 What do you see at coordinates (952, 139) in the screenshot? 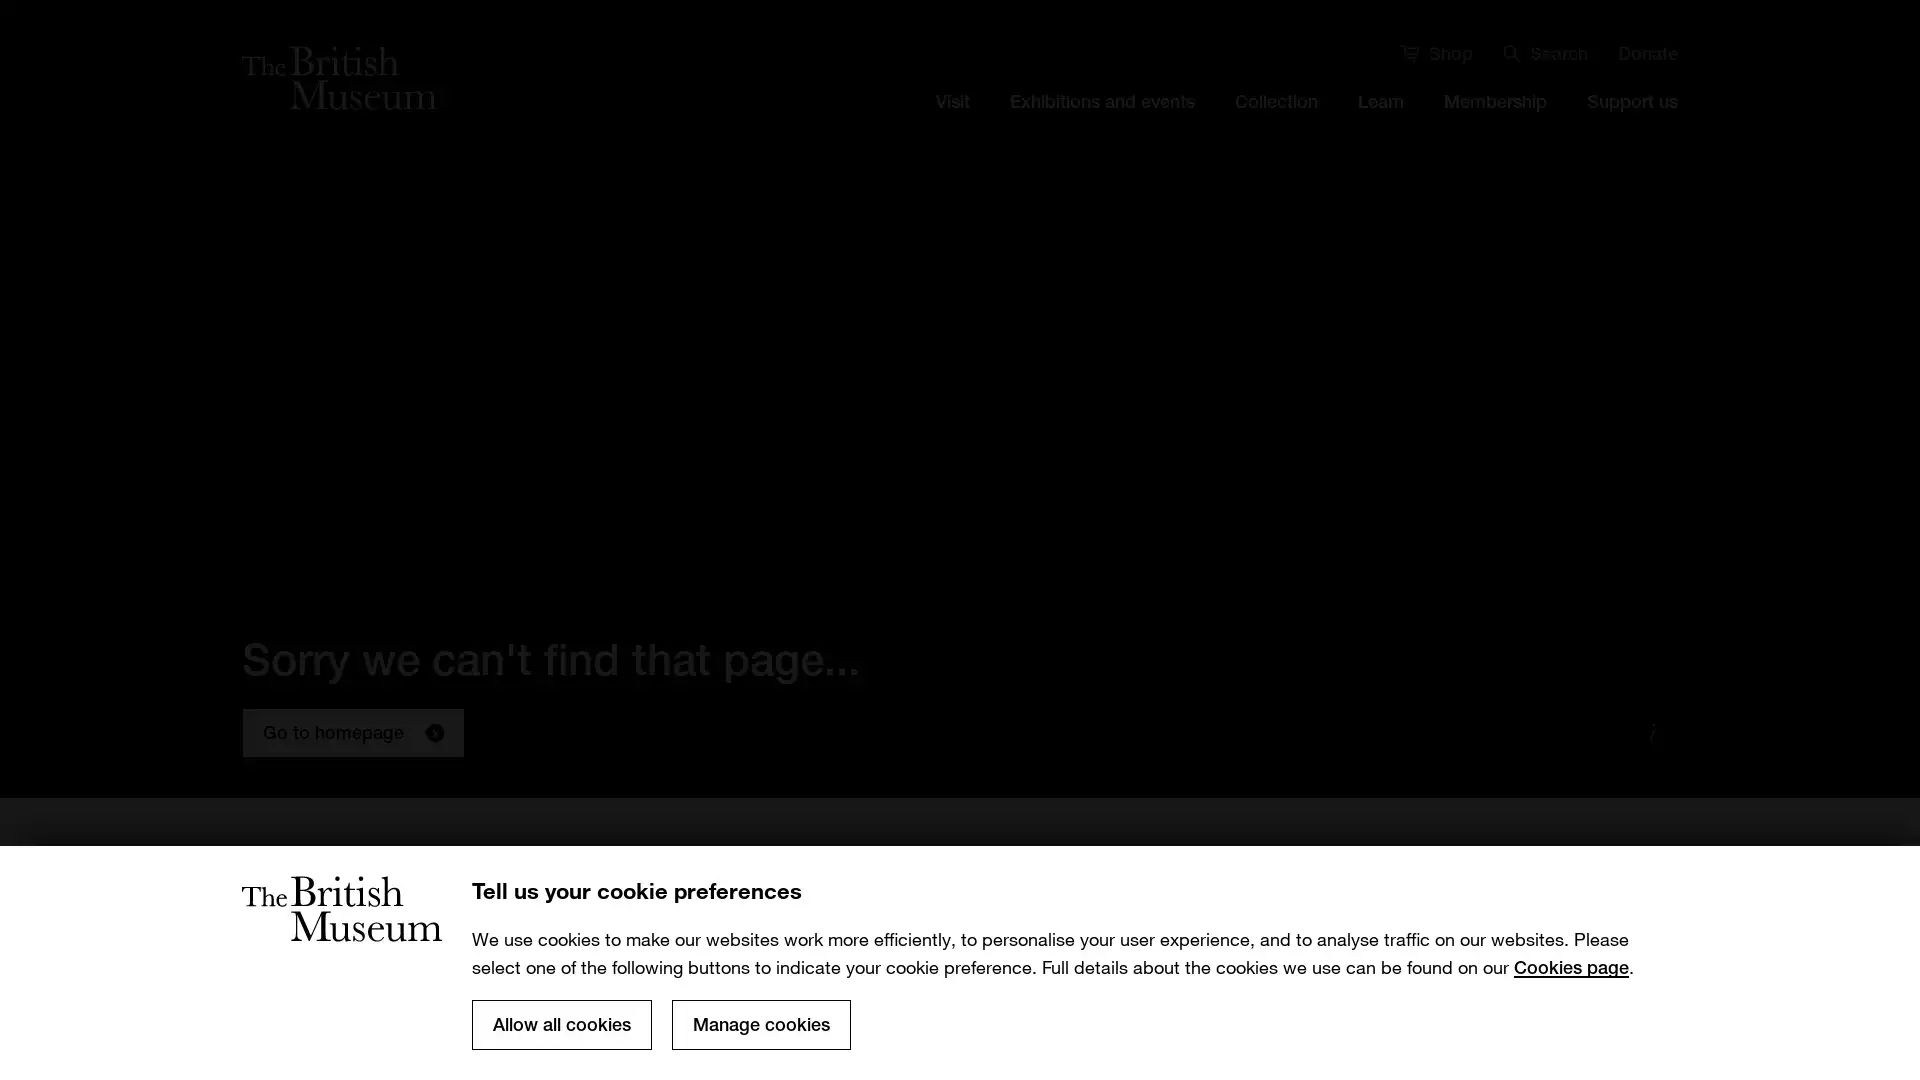
I see `Toggle Visit submenu` at bounding box center [952, 139].